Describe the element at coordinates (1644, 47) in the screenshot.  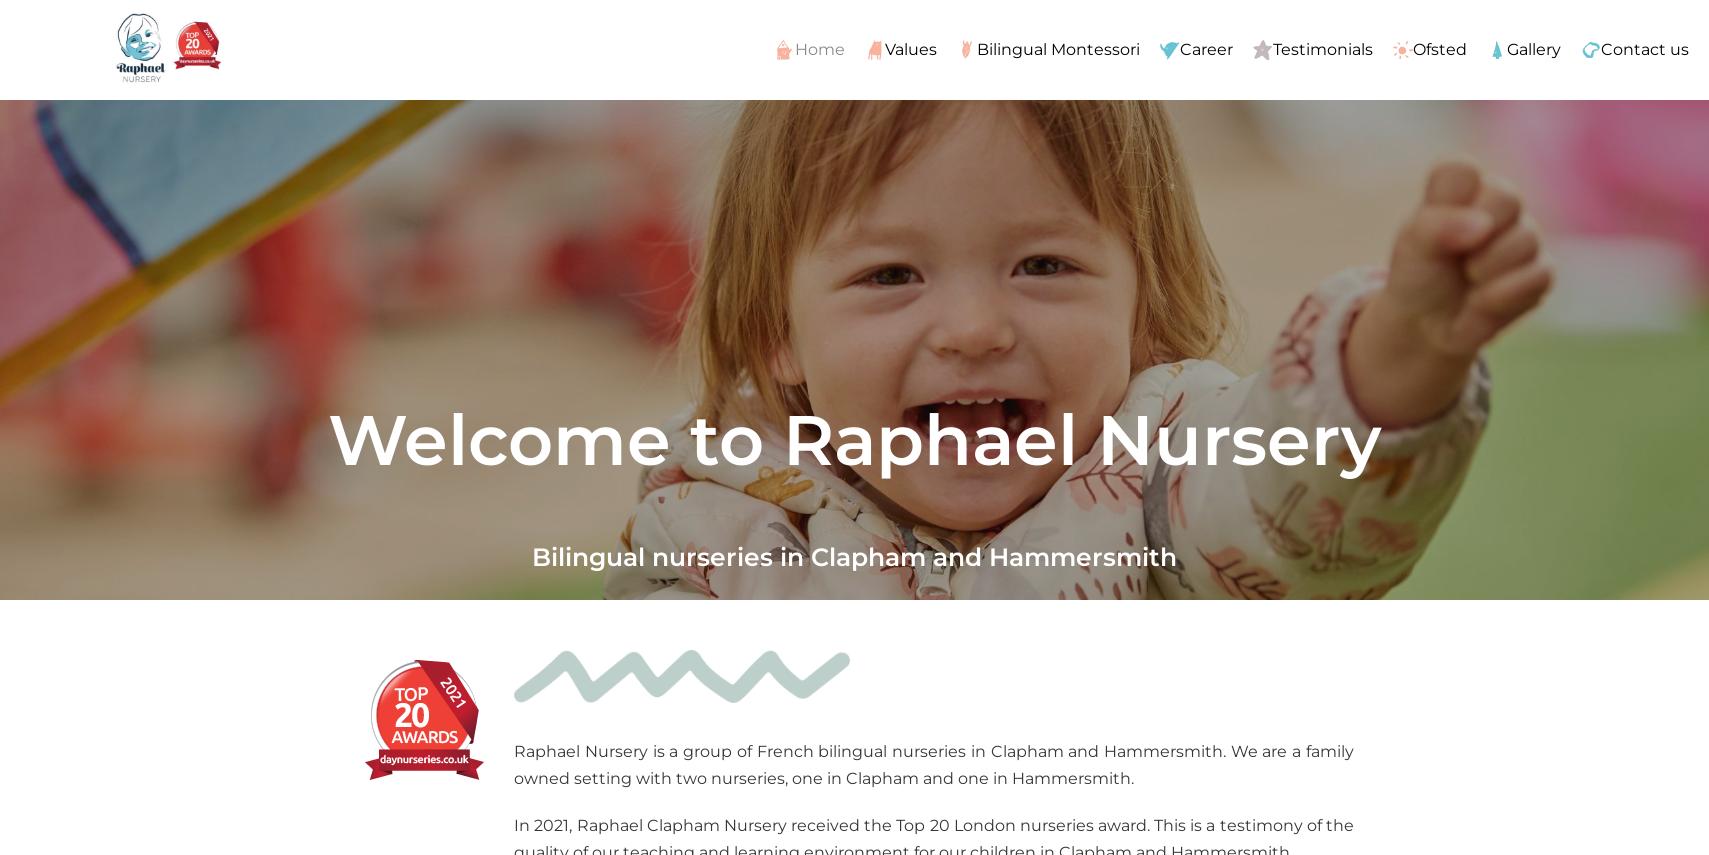
I see `'Contact us'` at that location.